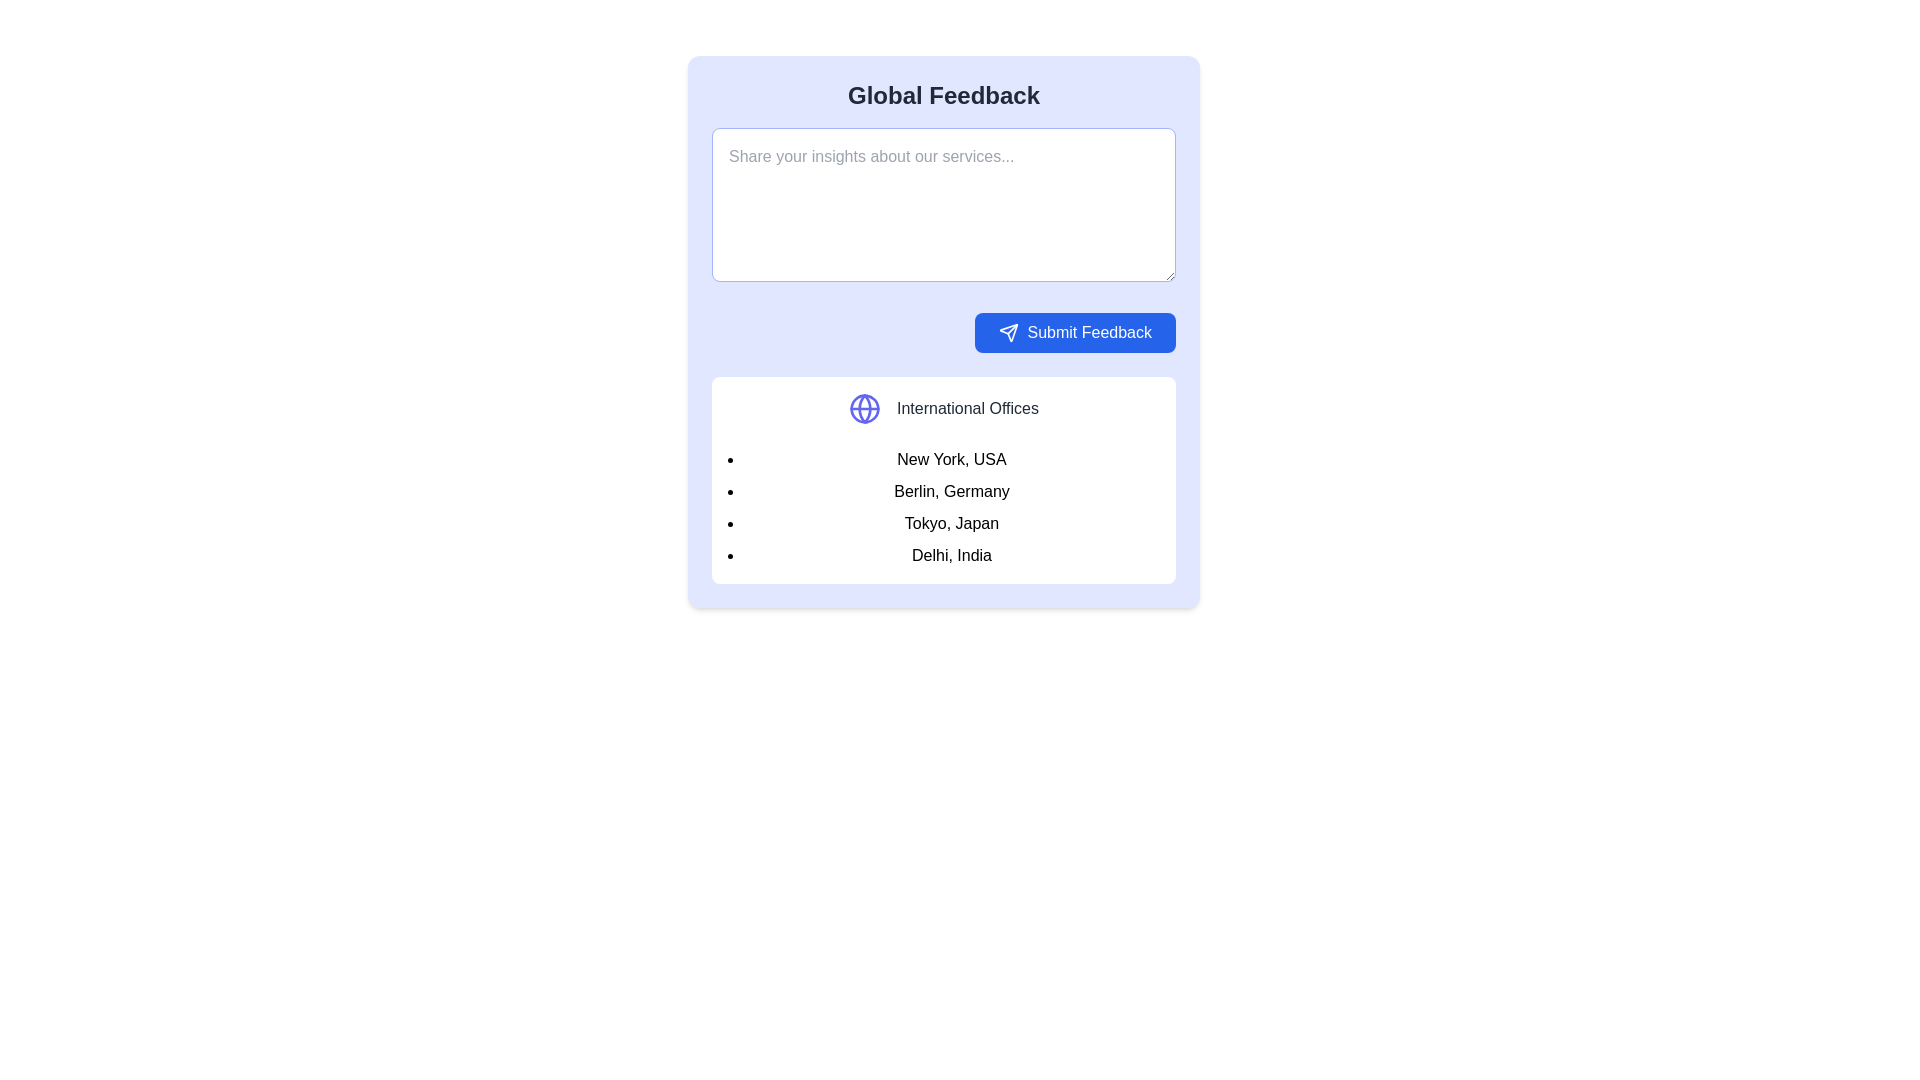 Image resolution: width=1920 pixels, height=1080 pixels. Describe the element at coordinates (864, 407) in the screenshot. I see `the line element within the blue SVG icon representing international reach, located under the 'Global Feedback' header in the 'International Offices' card` at that location.